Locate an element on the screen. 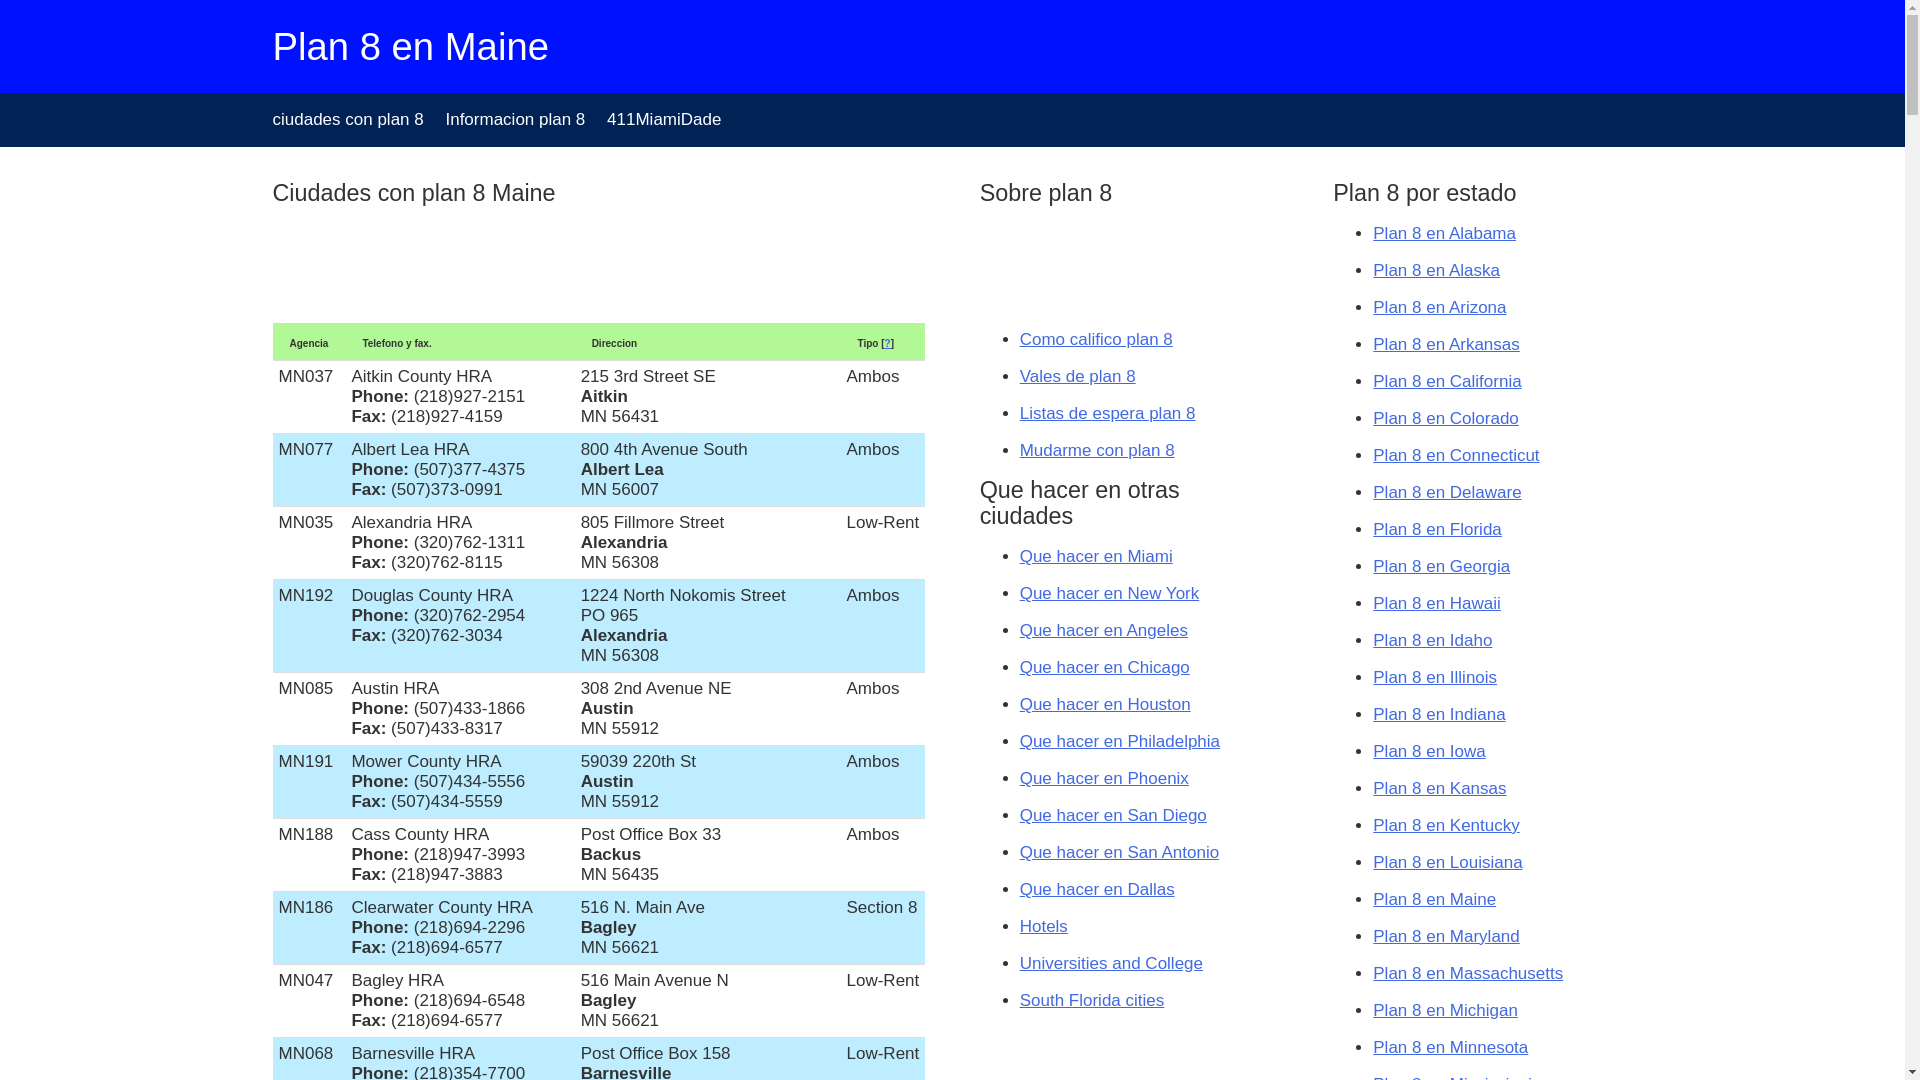 This screenshot has height=1080, width=1920. 'Que hacer en San Antonio' is located at coordinates (1118, 852).